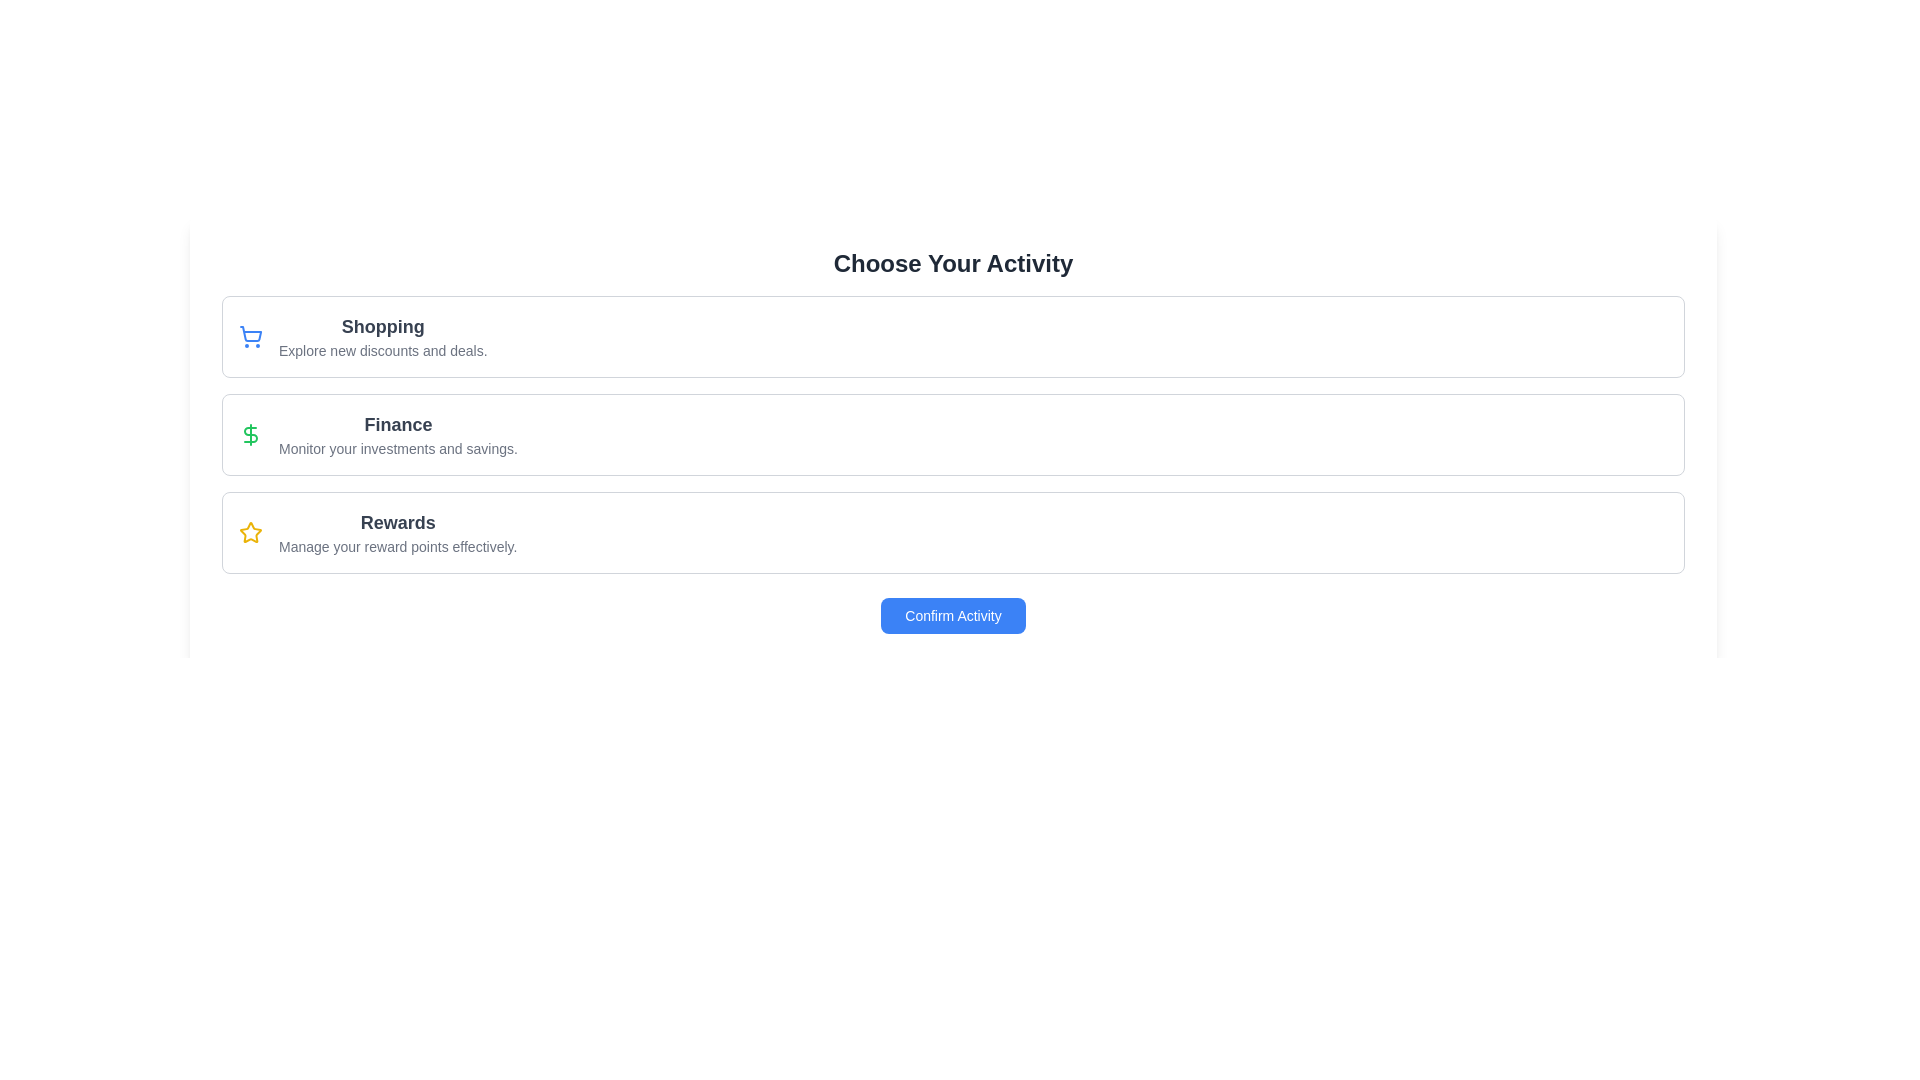  What do you see at coordinates (398, 447) in the screenshot?
I see `the descriptive text that reads 'Monitor your investments and savings.', which is located directly underneath the bold 'Finance' title within the Finance card` at bounding box center [398, 447].